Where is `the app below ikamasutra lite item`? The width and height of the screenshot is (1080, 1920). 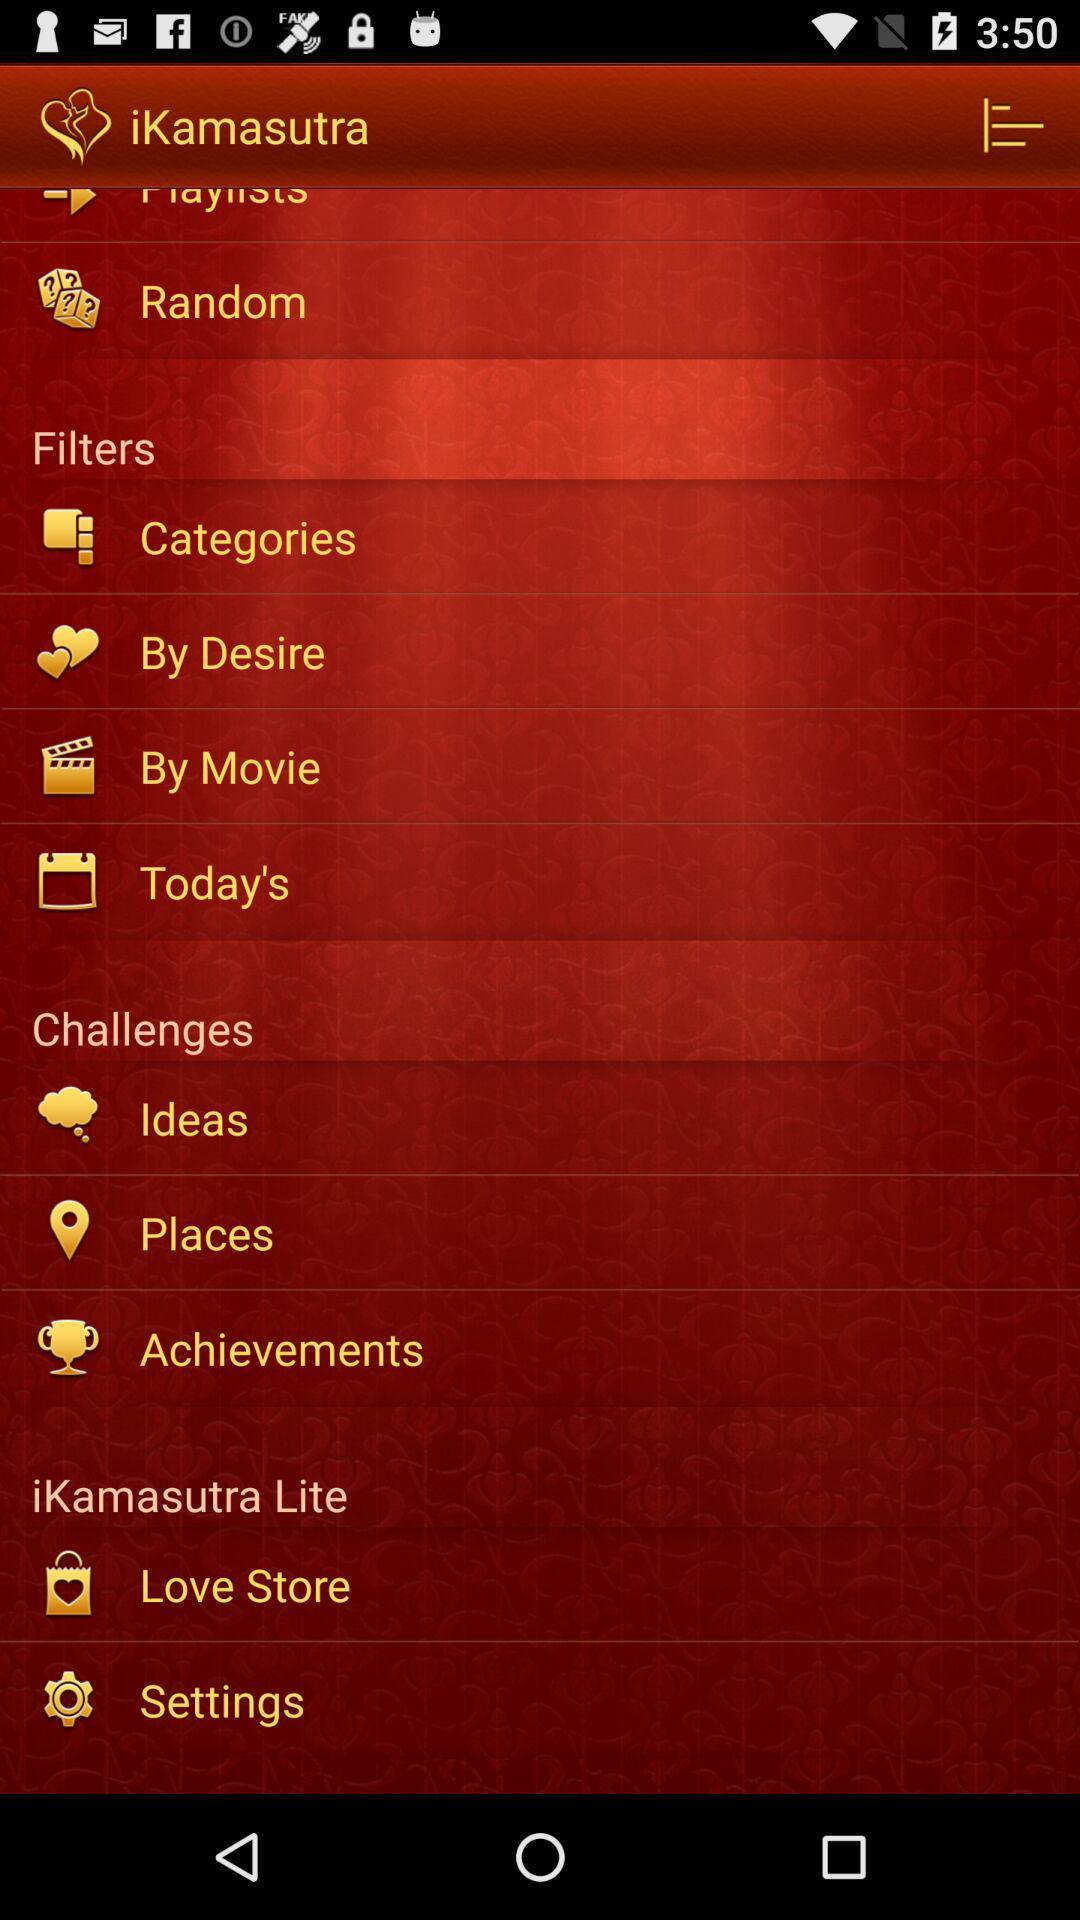 the app below ikamasutra lite item is located at coordinates (595, 1583).